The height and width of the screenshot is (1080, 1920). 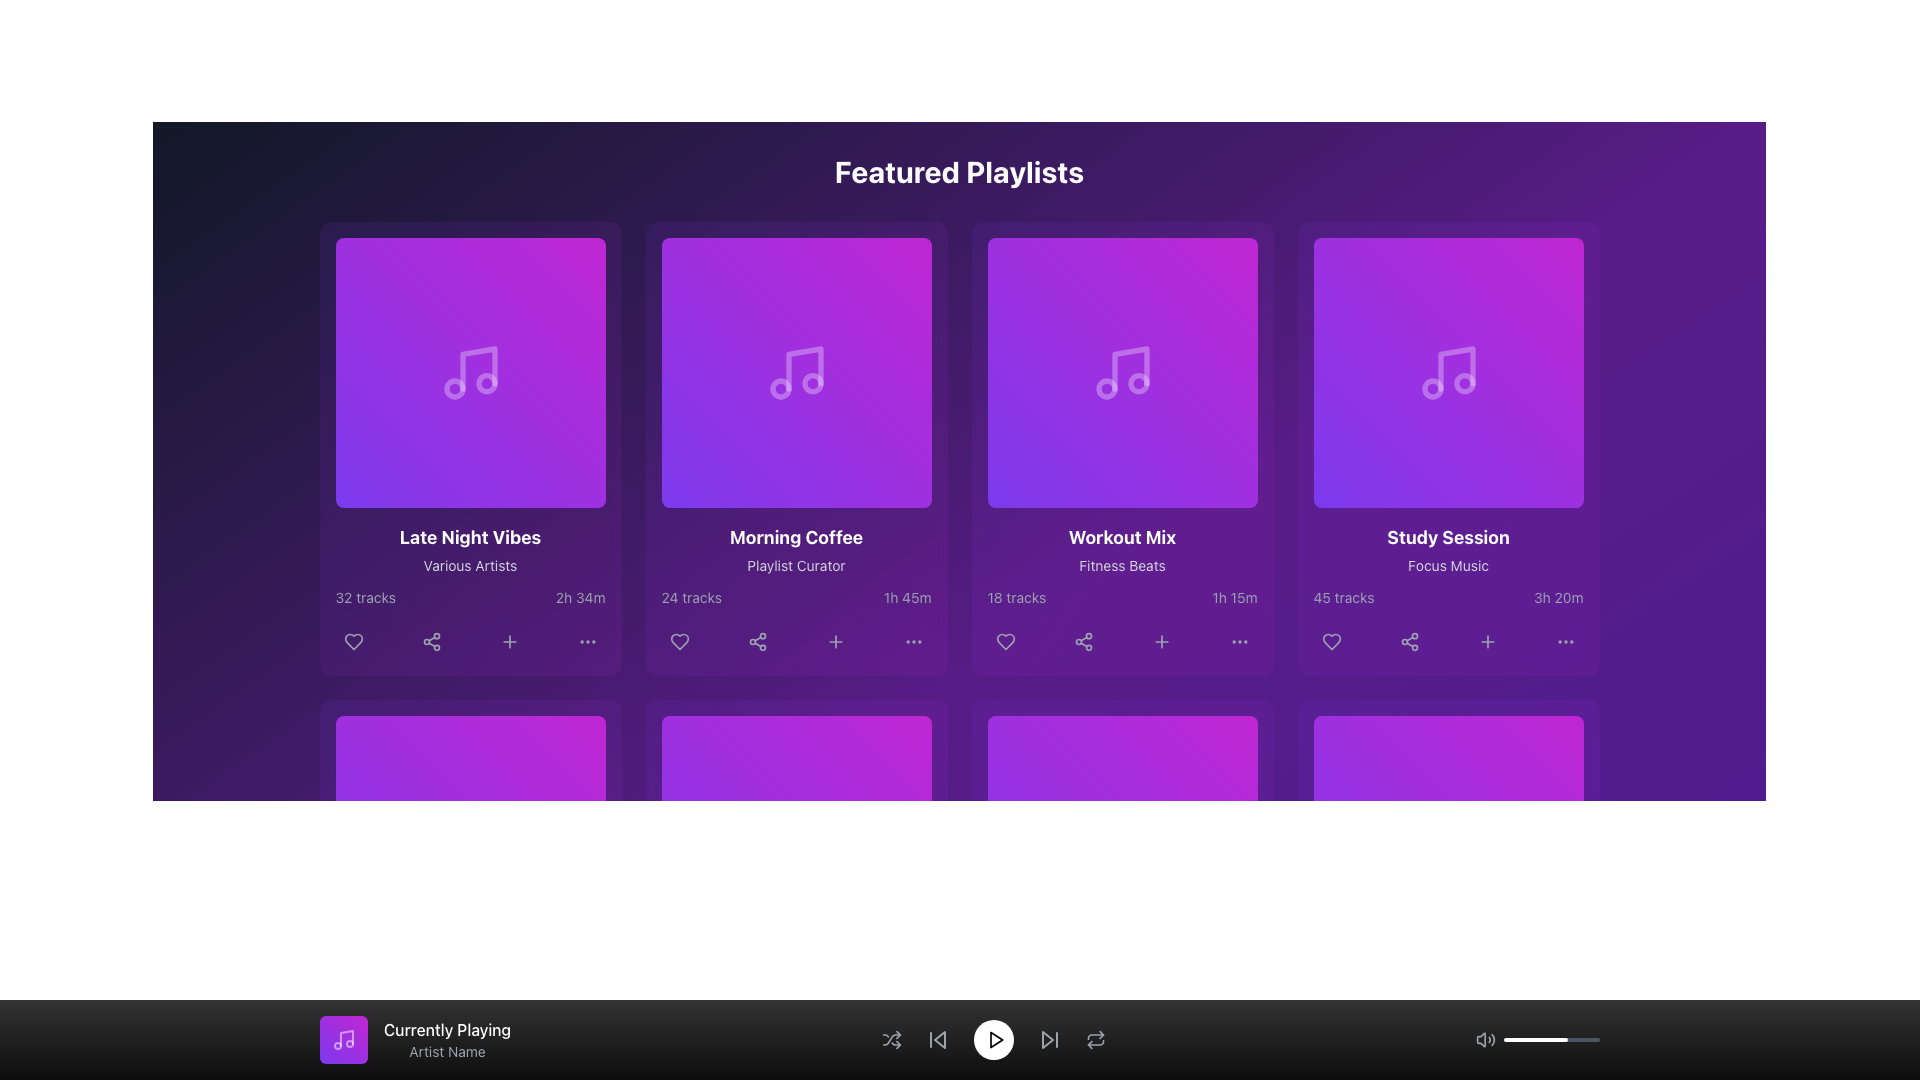 I want to click on the play icon, so click(x=471, y=373).